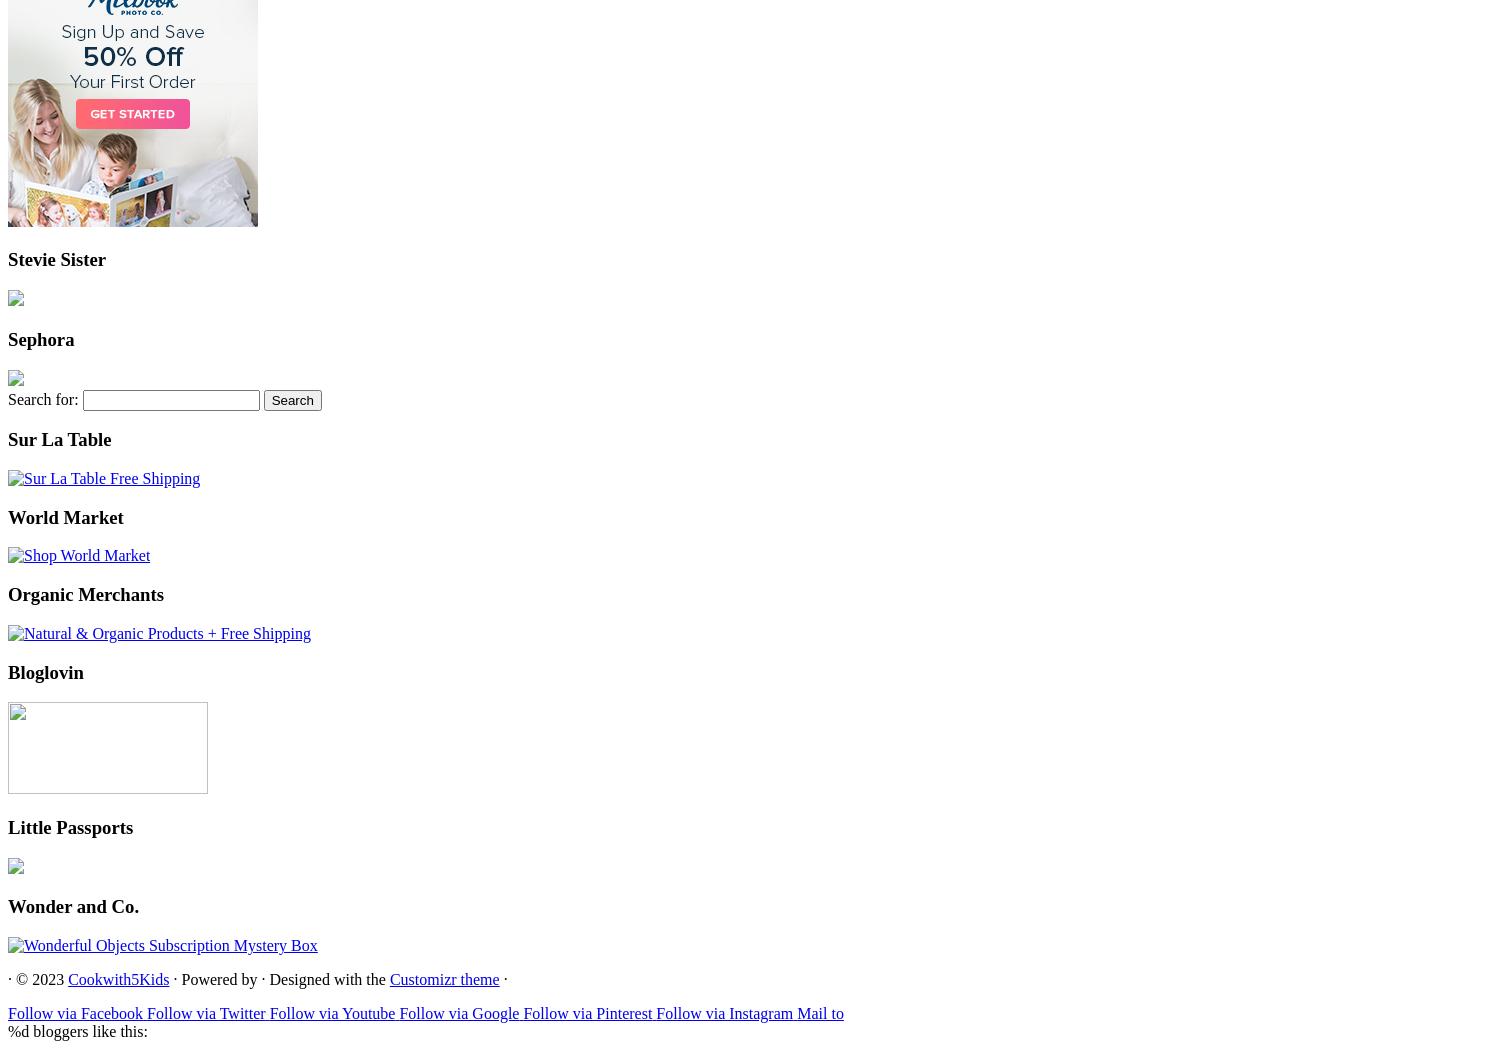  Describe the element at coordinates (40, 337) in the screenshot. I see `'Sephora'` at that location.